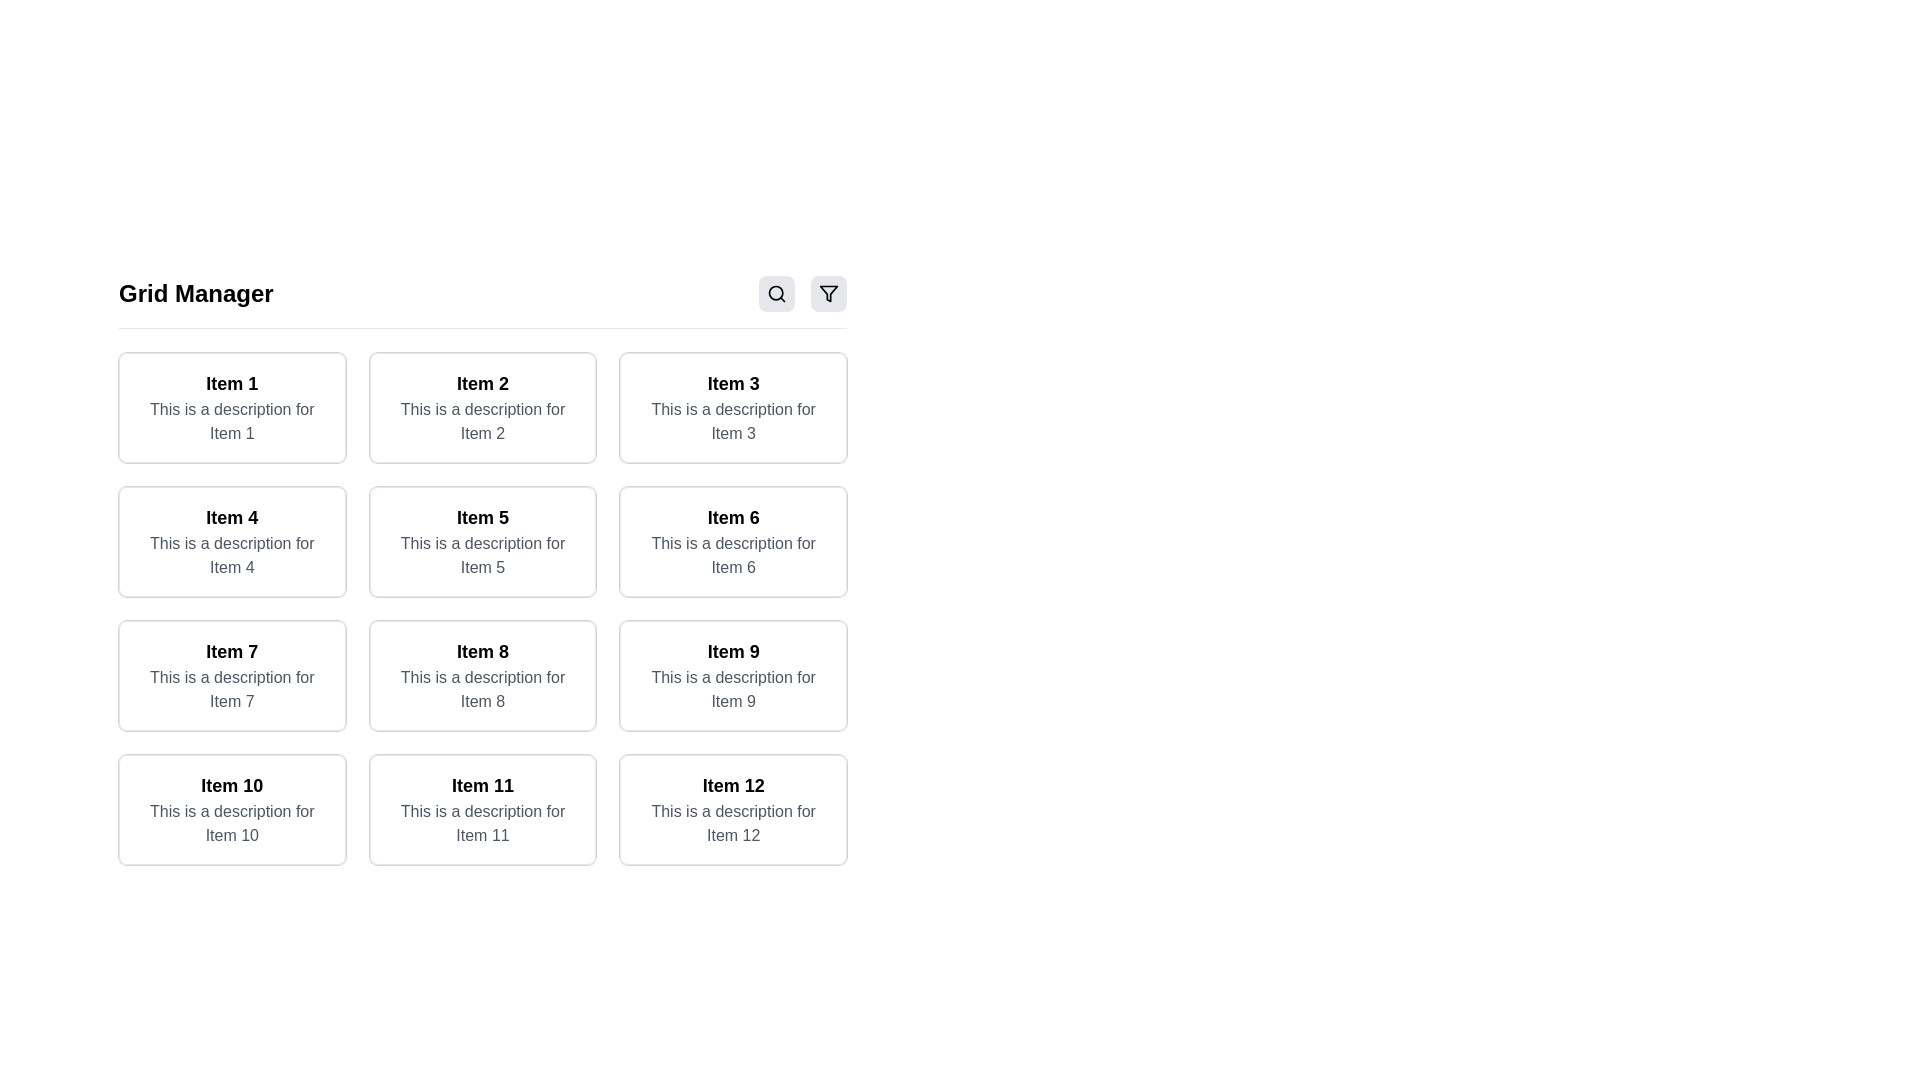 The height and width of the screenshot is (1080, 1920). I want to click on gray text label that says 'This is a description for Item 8.' located in the eighth card of the grid layout, below the title 'Item 8.', so click(483, 689).